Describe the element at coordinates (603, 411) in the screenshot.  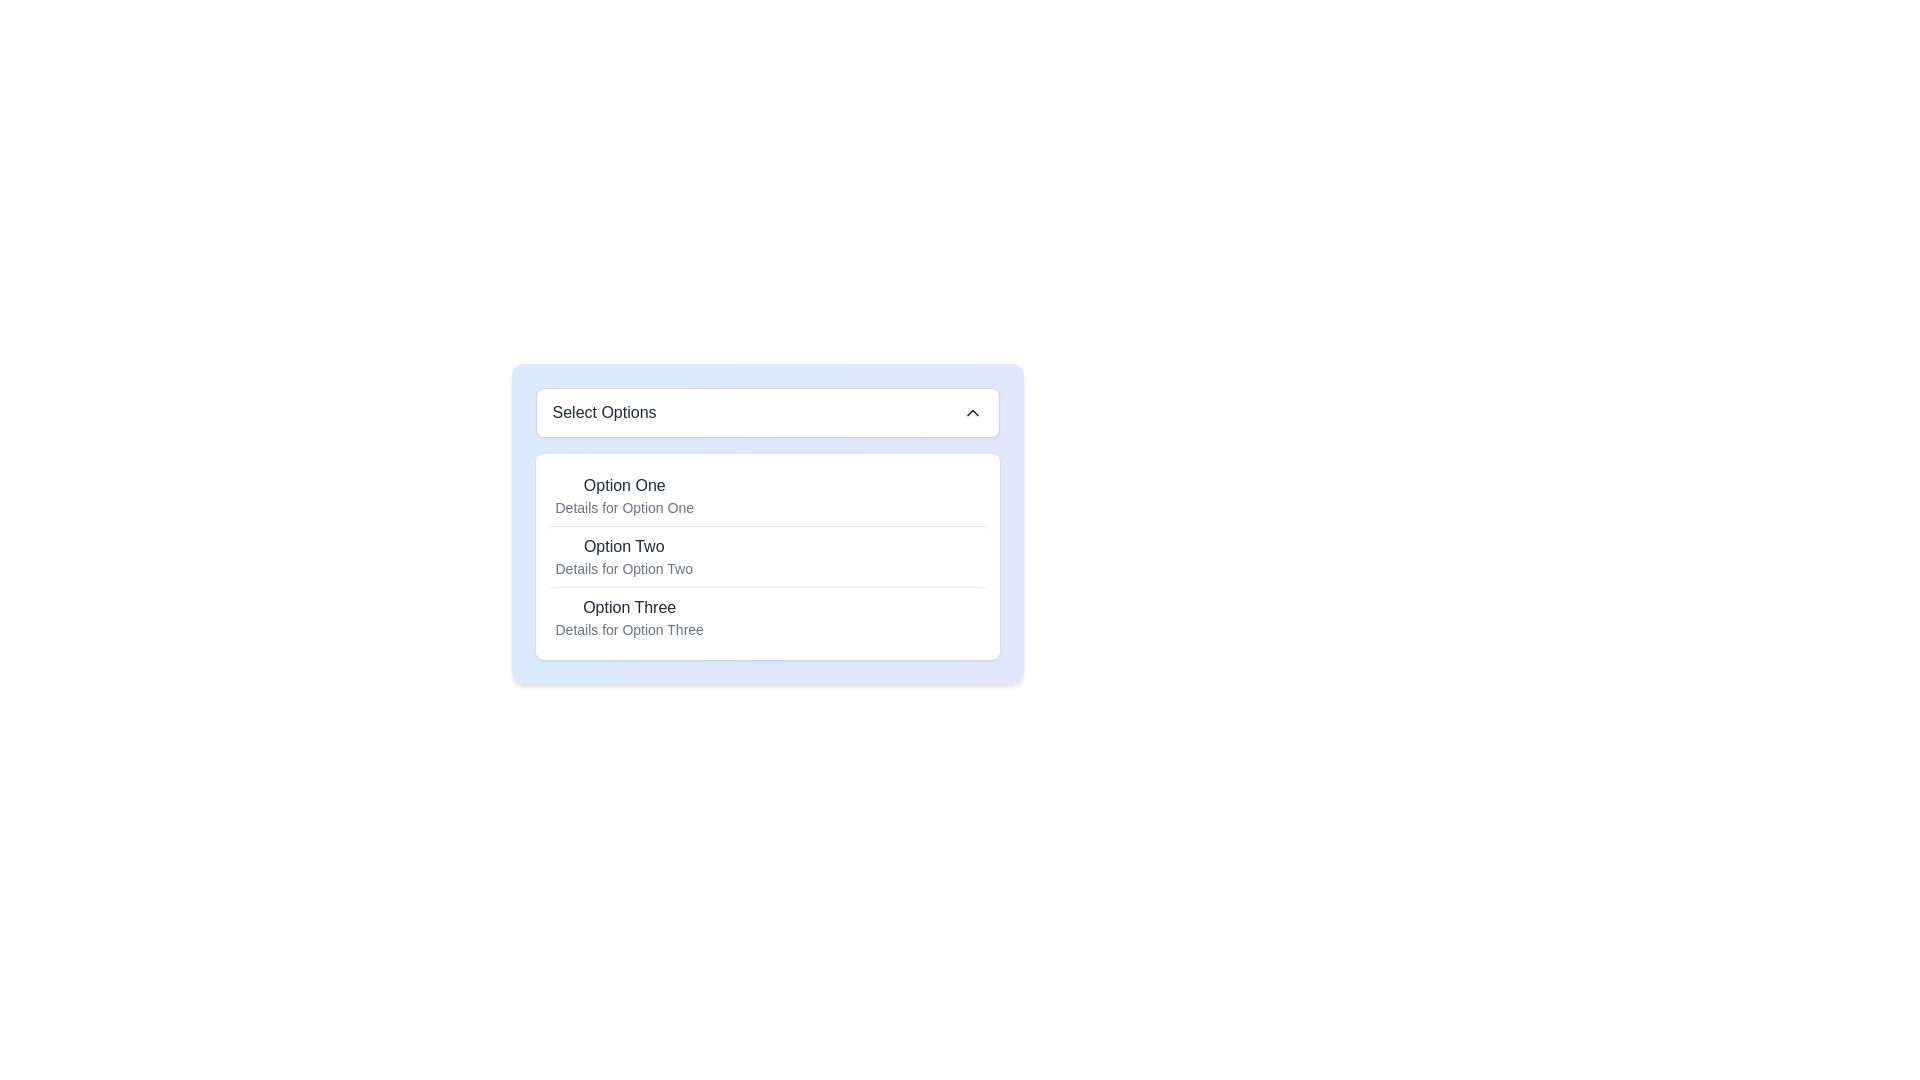
I see `text displayed in the label or title of the dropdown menu component located to the left of the chevron icon` at that location.